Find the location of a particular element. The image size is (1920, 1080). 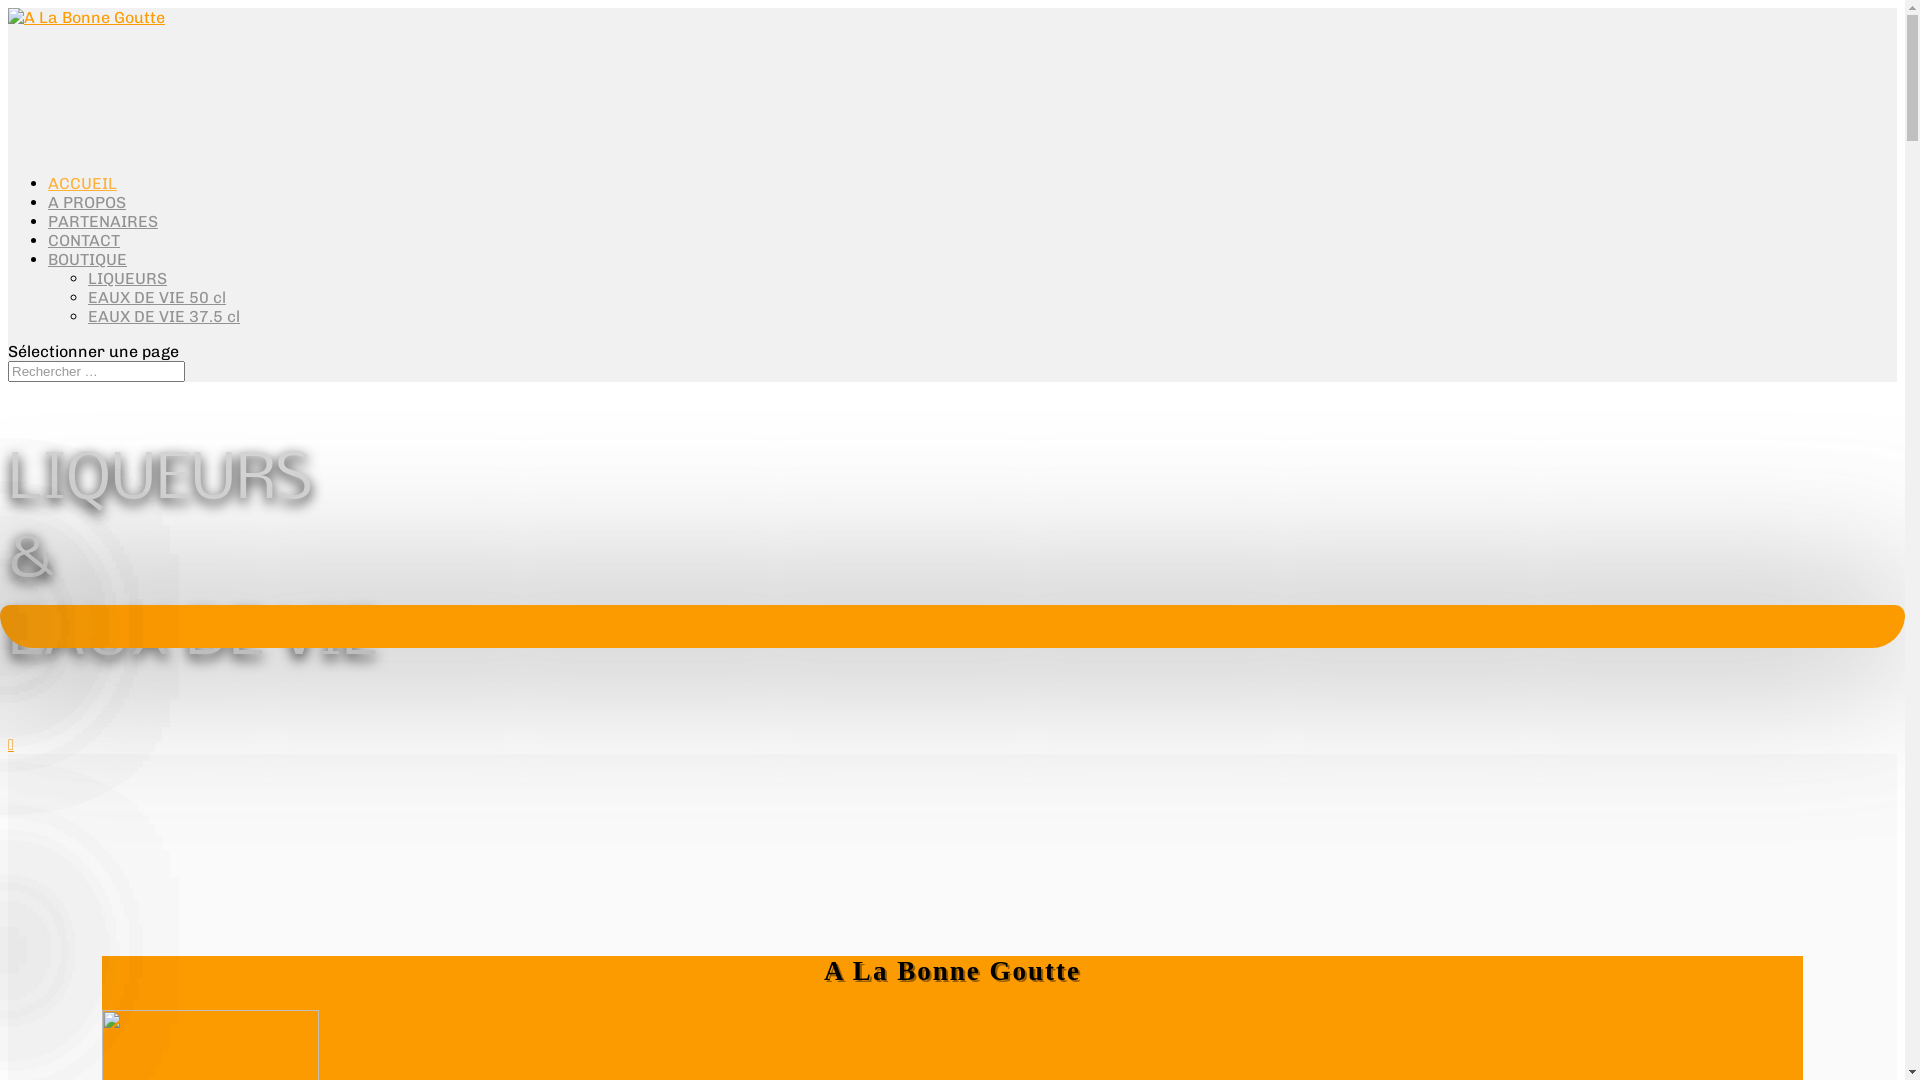

'A PROPOS' is located at coordinates (85, 202).